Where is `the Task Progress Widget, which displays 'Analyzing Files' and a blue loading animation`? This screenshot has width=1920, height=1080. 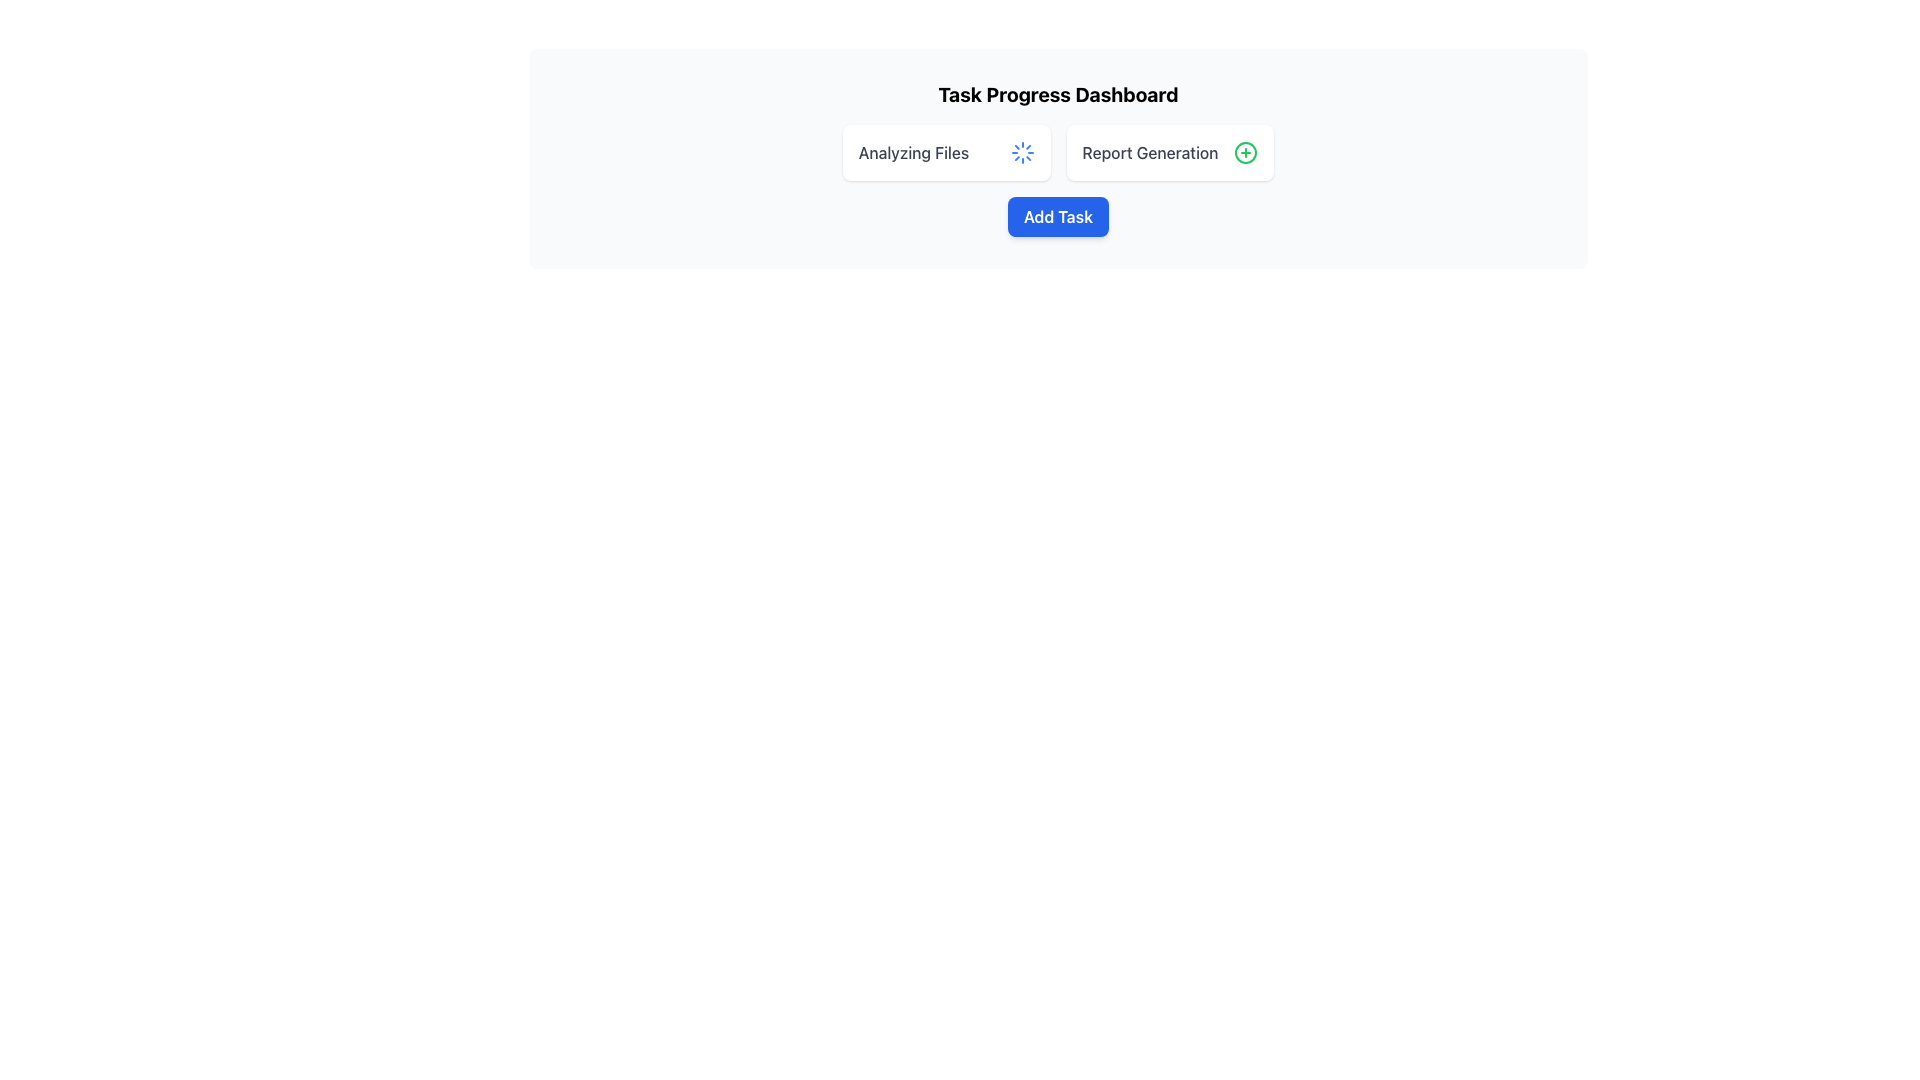 the Task Progress Widget, which displays 'Analyzing Files' and a blue loading animation is located at coordinates (945, 152).